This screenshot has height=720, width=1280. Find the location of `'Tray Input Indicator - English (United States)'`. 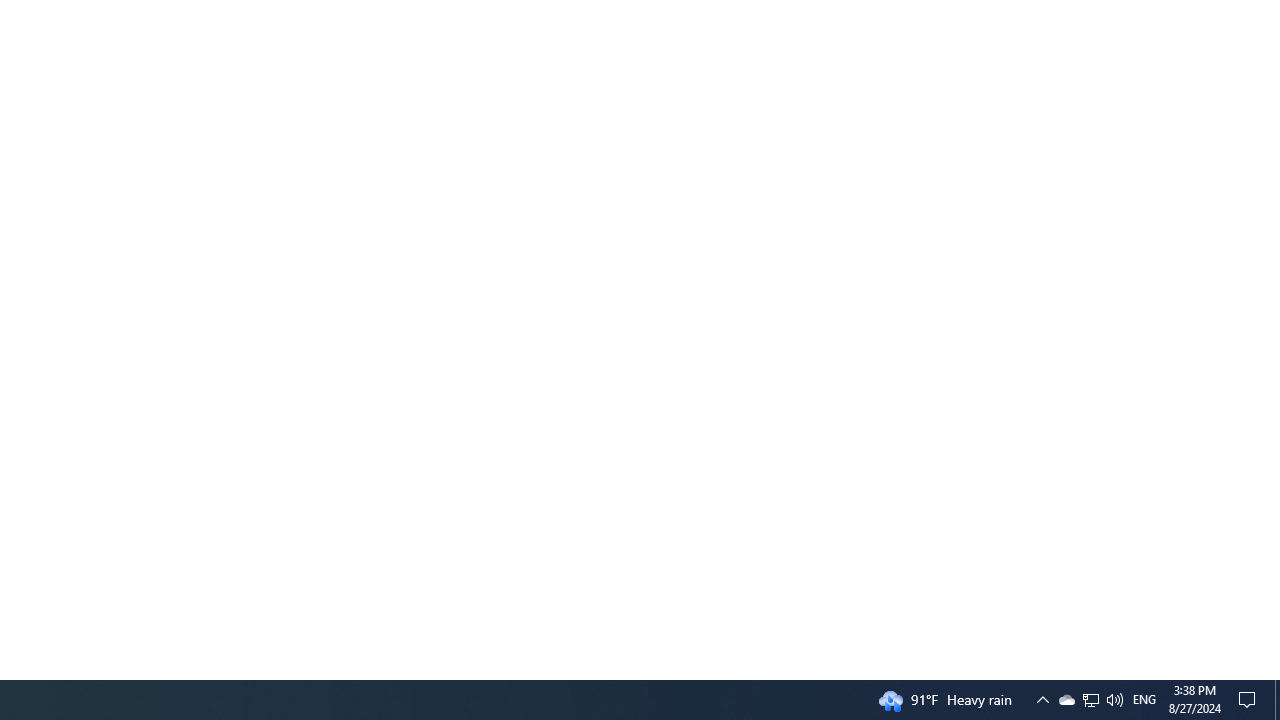

'Tray Input Indicator - English (United States)' is located at coordinates (1090, 698).